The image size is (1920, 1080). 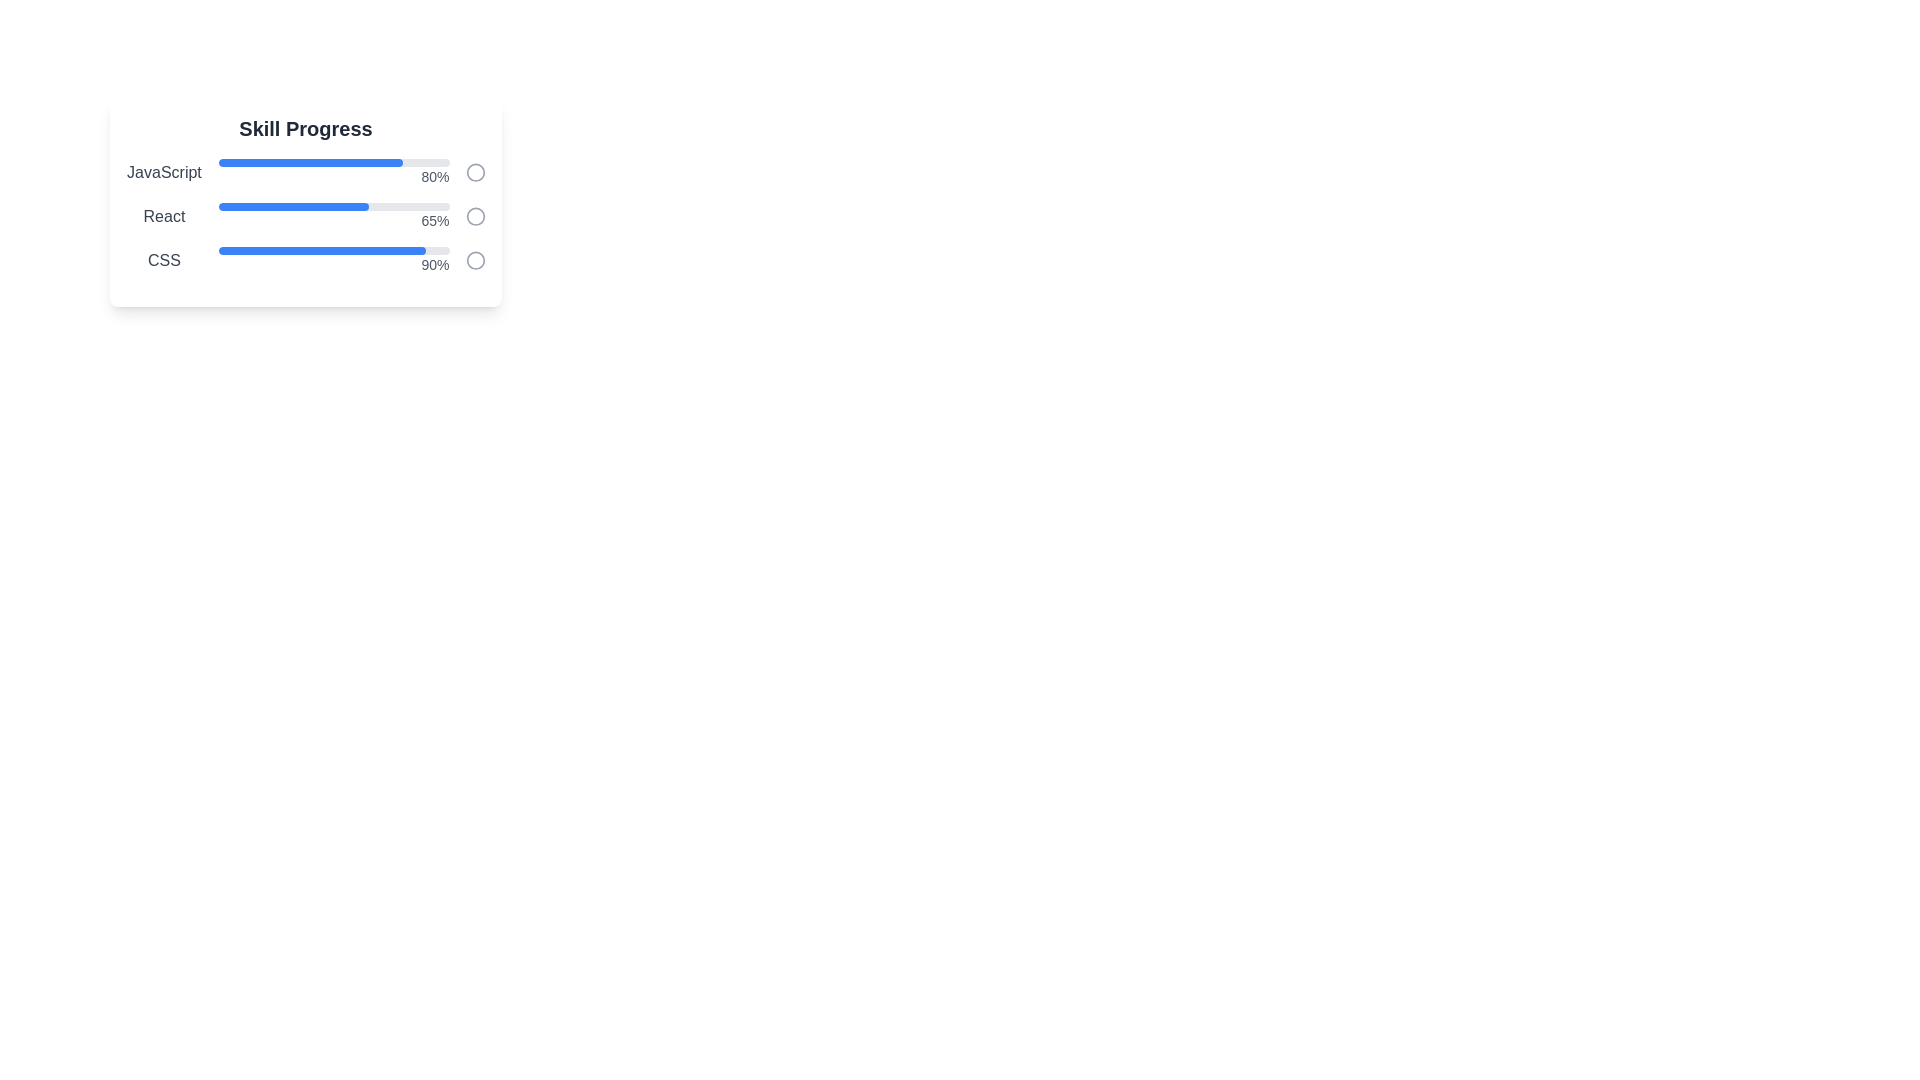 I want to click on the Text Label that identifies the 'JavaScript' skills progress, which is located at the top-left section of the 'Skill Progress' box, so click(x=164, y=172).